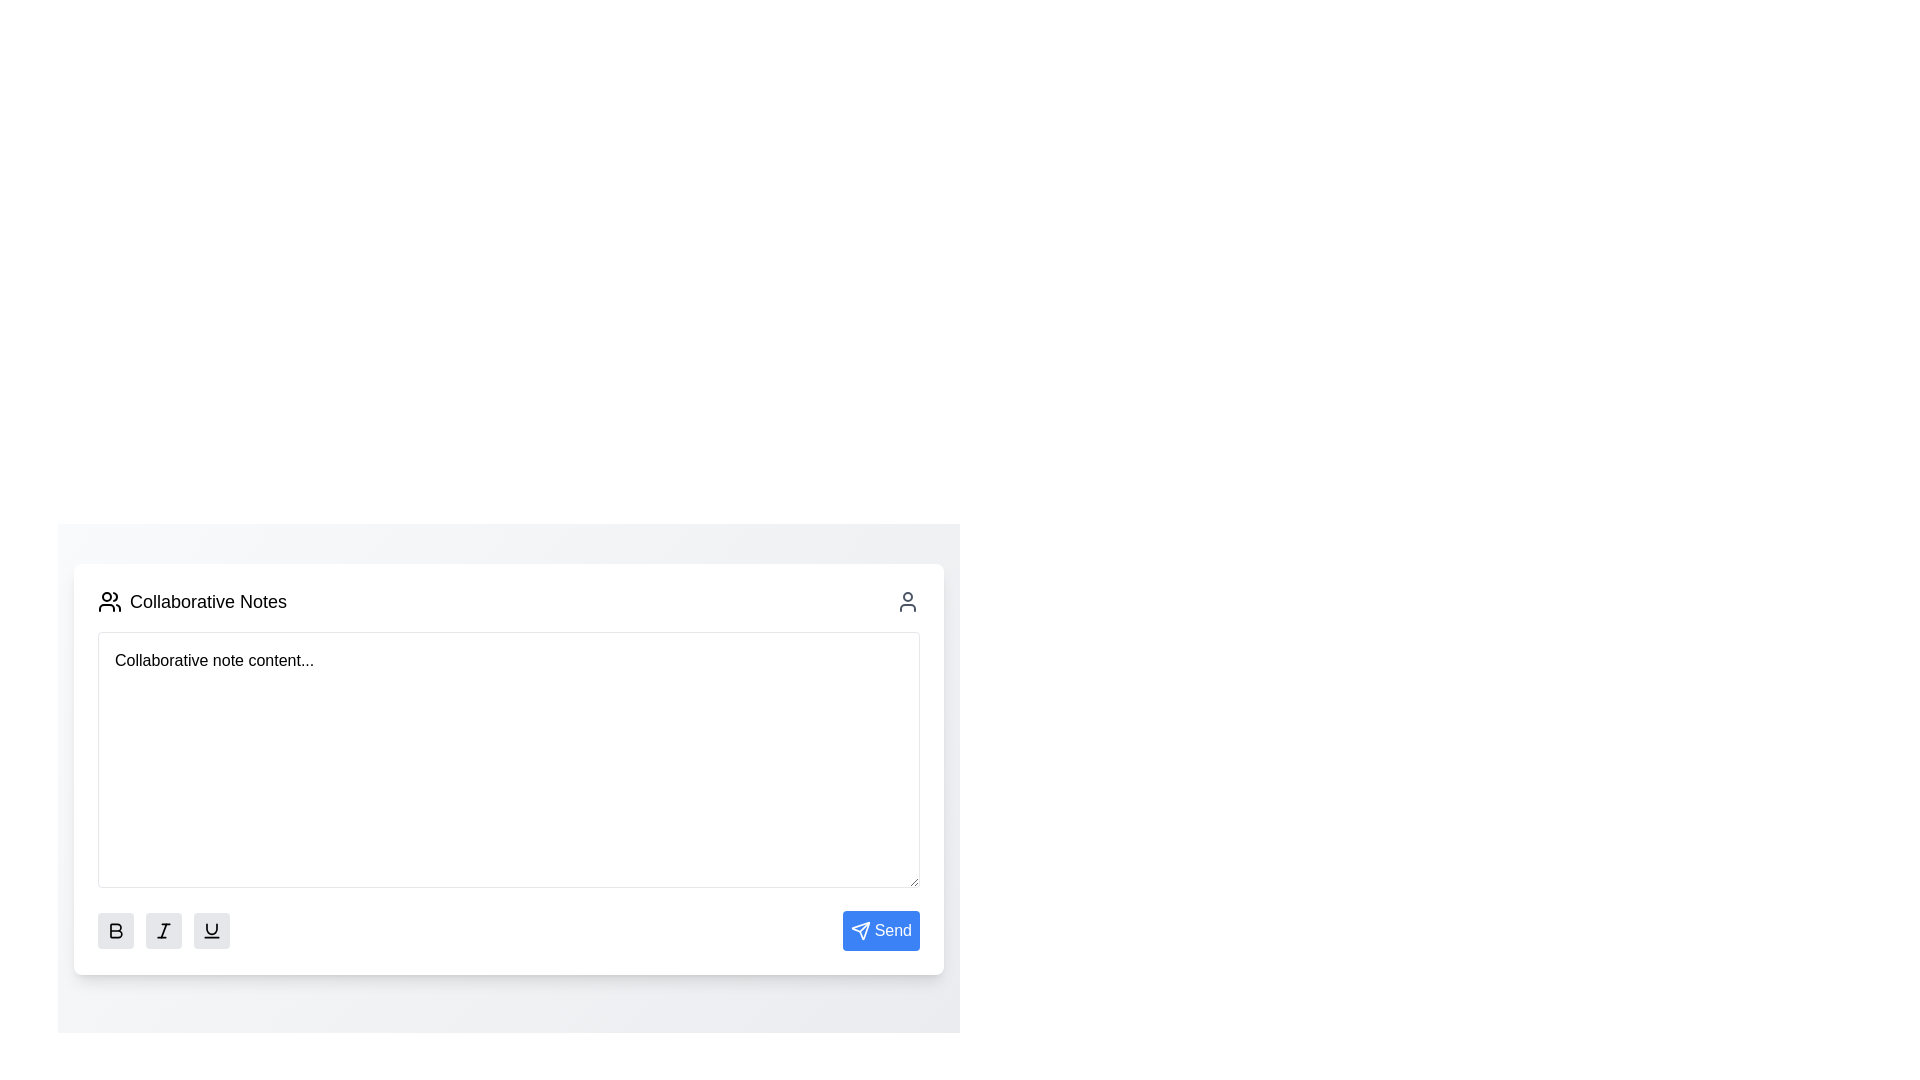  Describe the element at coordinates (860, 930) in the screenshot. I see `the triangular arrow icon representing the 'send' action located in the bottom-right corner of the collaborative note-taking interface` at that location.